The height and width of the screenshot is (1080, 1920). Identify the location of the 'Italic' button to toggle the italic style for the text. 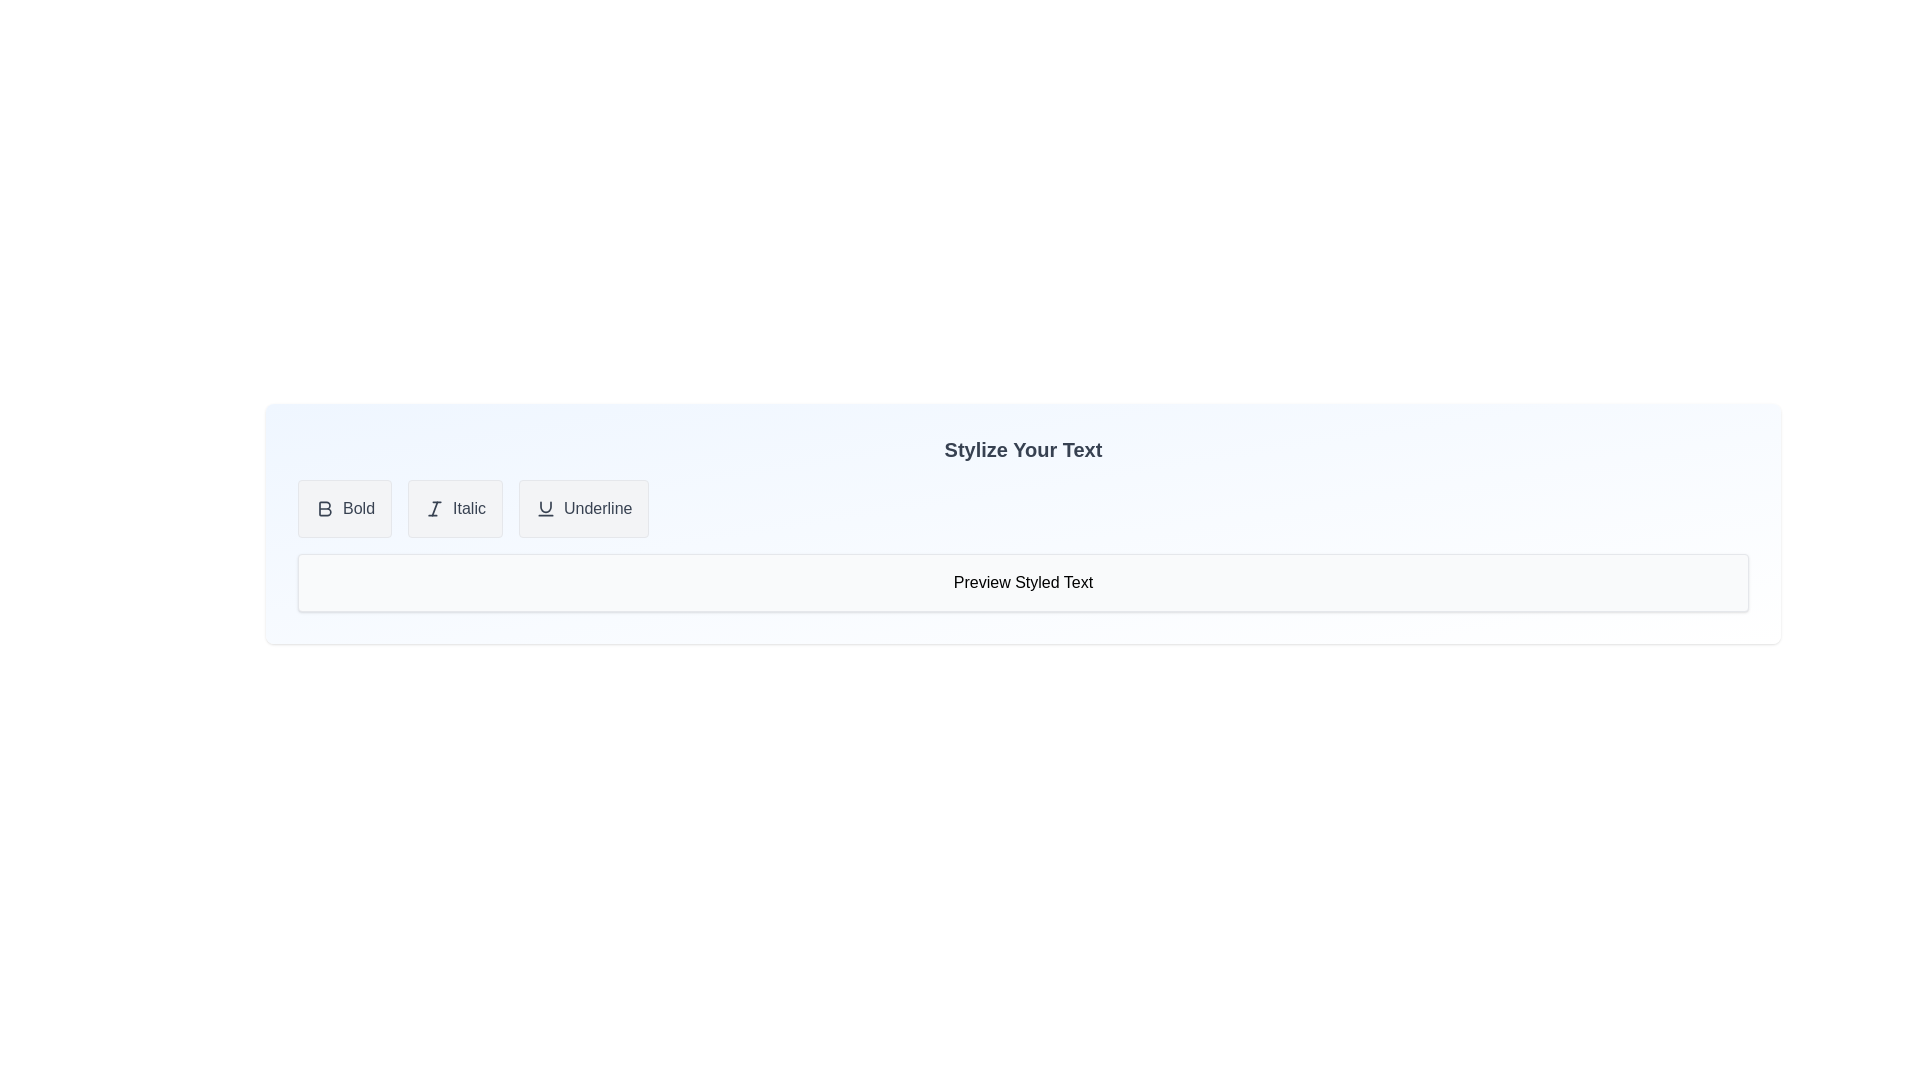
(454, 508).